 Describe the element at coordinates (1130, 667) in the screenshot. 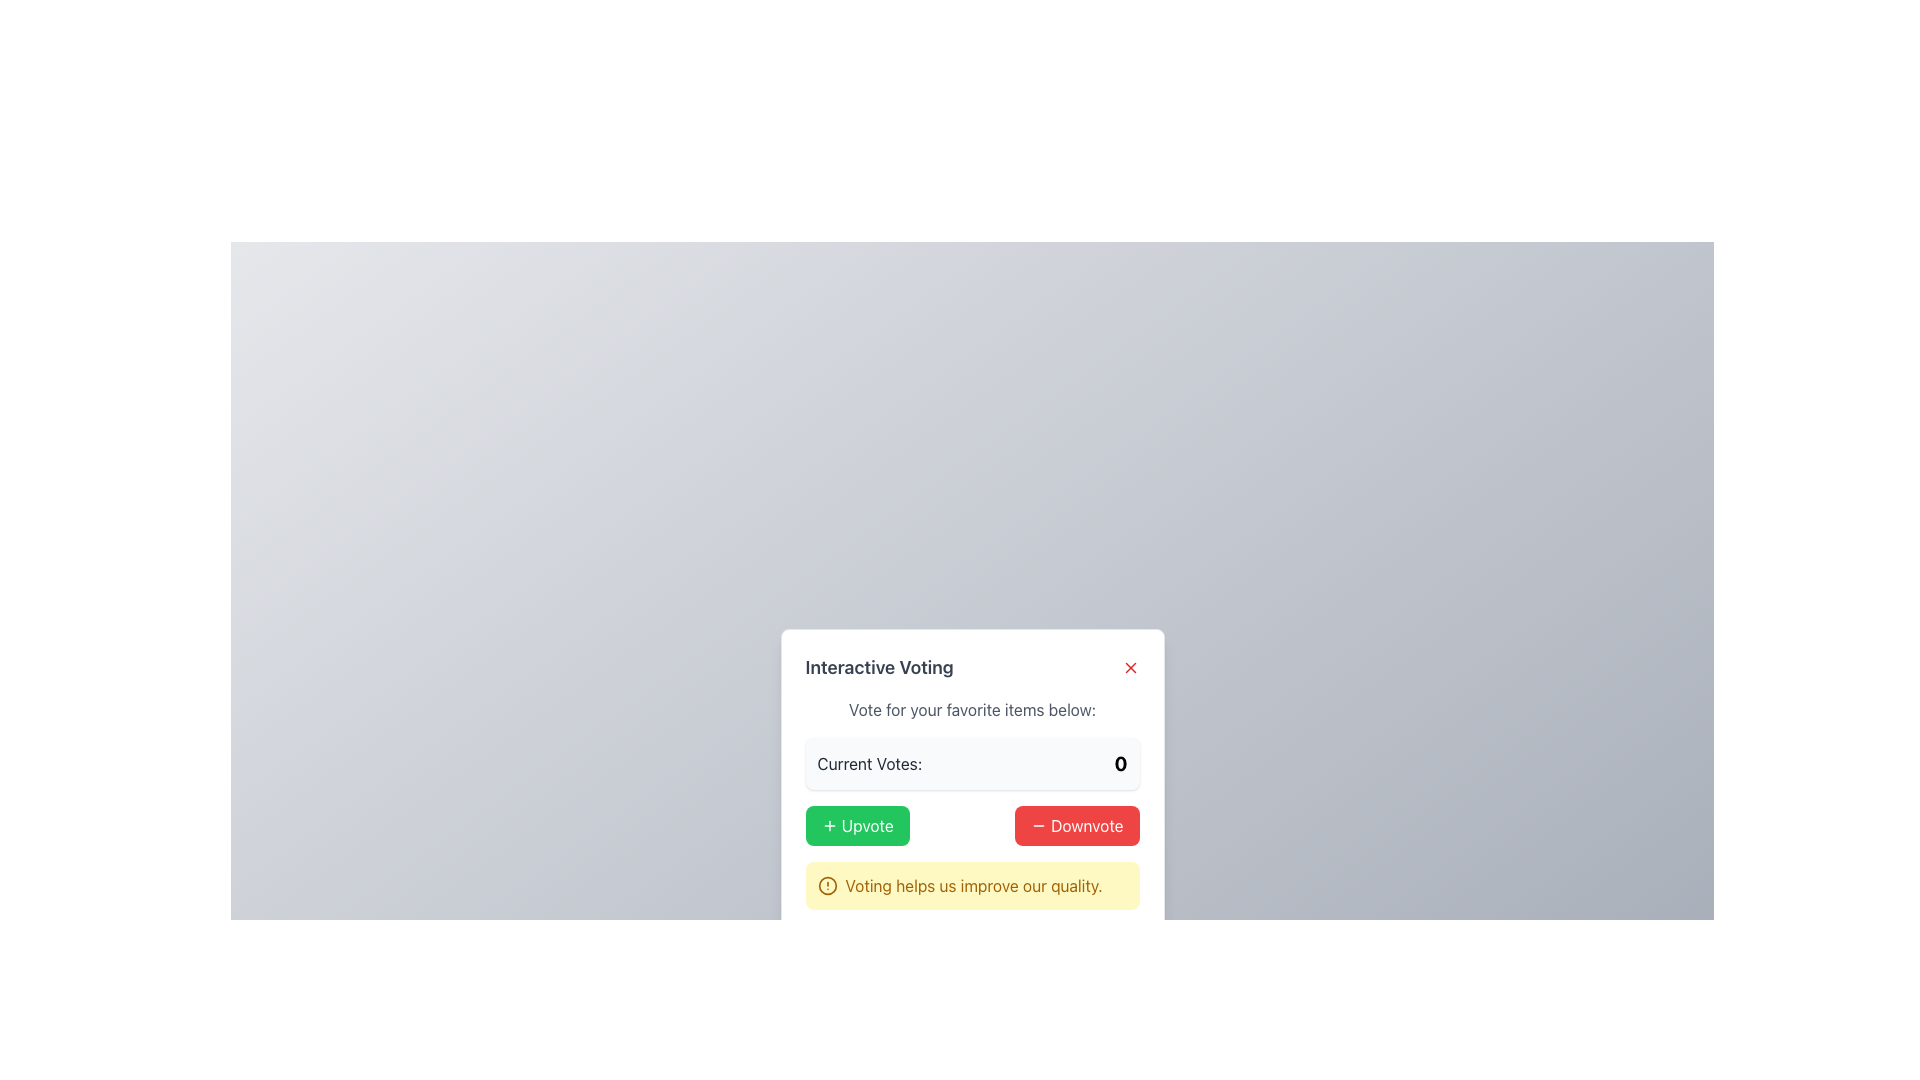

I see `the Close button represented by a minimalistic 'X' icon in the top-right corner of the interactive voting panel` at that location.